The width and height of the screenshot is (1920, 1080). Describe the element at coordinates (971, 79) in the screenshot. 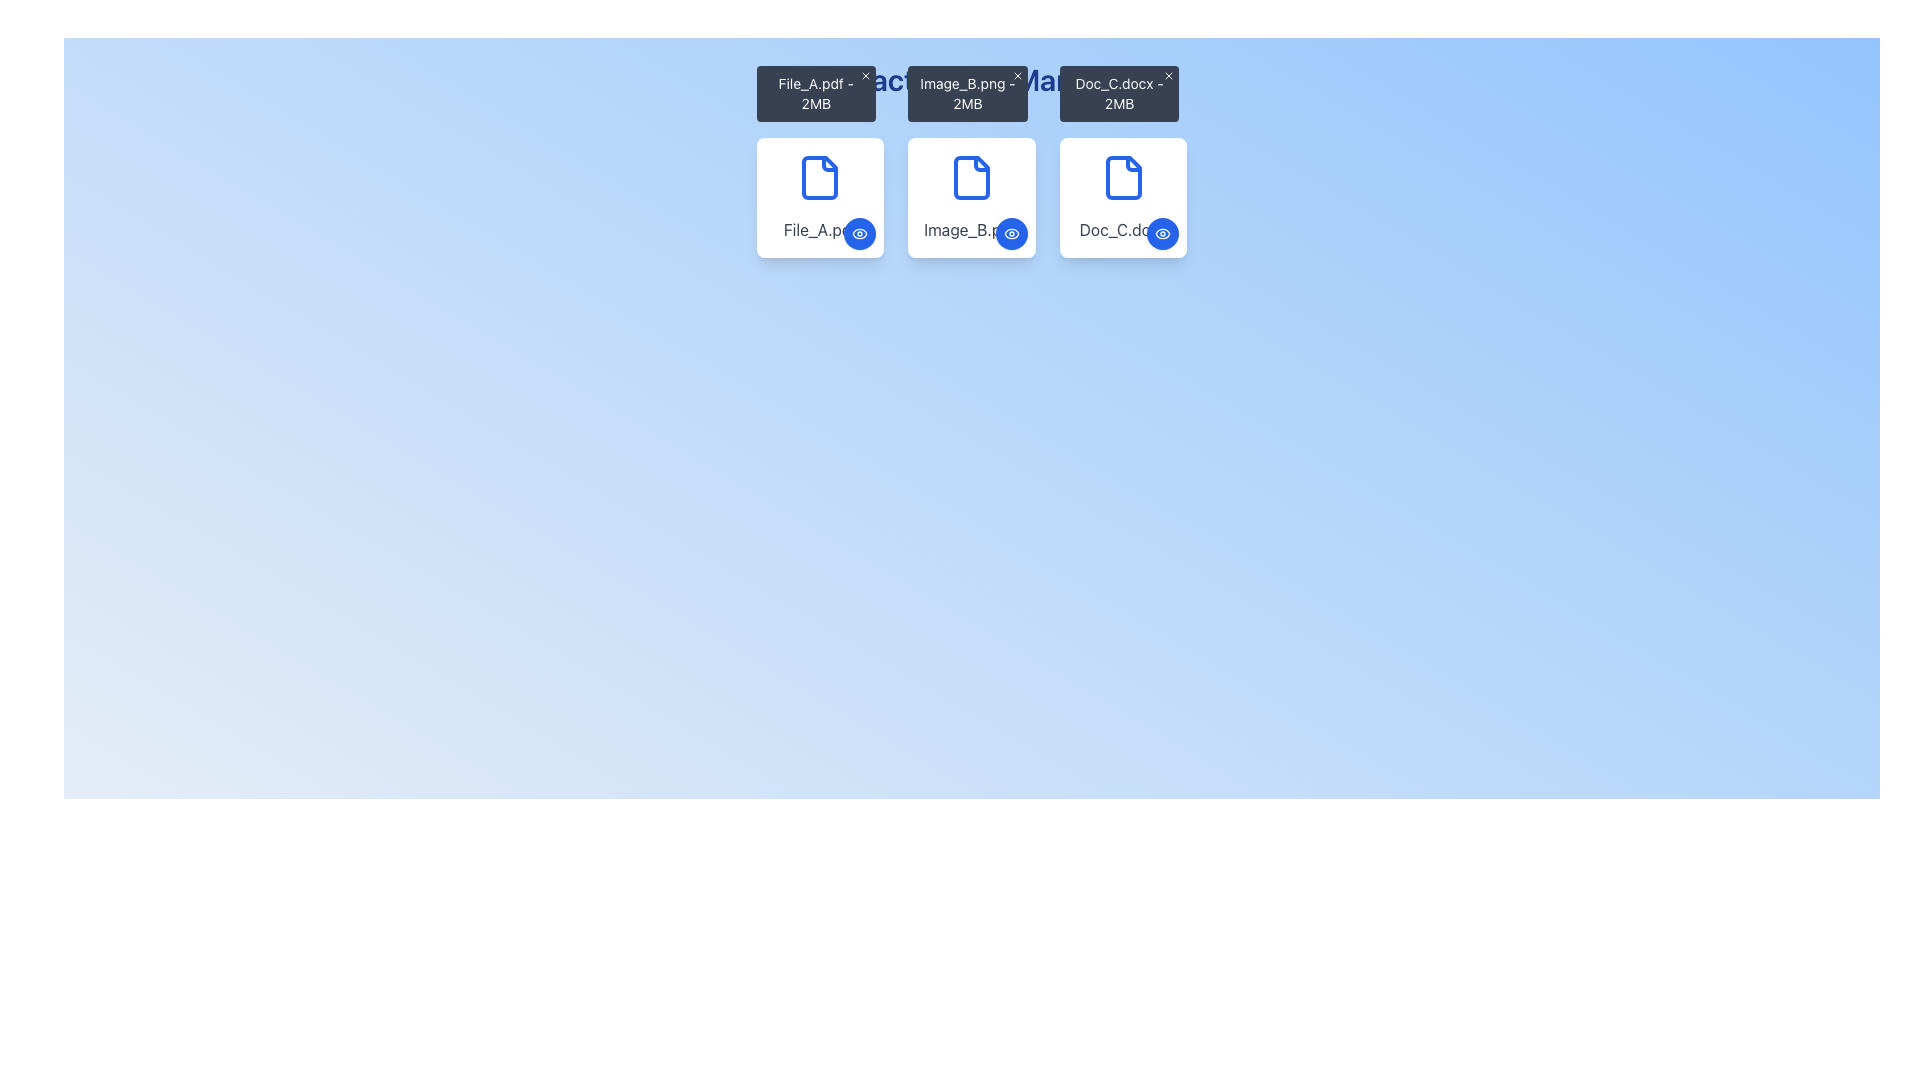

I see `text label at the top-center of the application interface, which indicates the purpose of the interactive file manager section` at that location.